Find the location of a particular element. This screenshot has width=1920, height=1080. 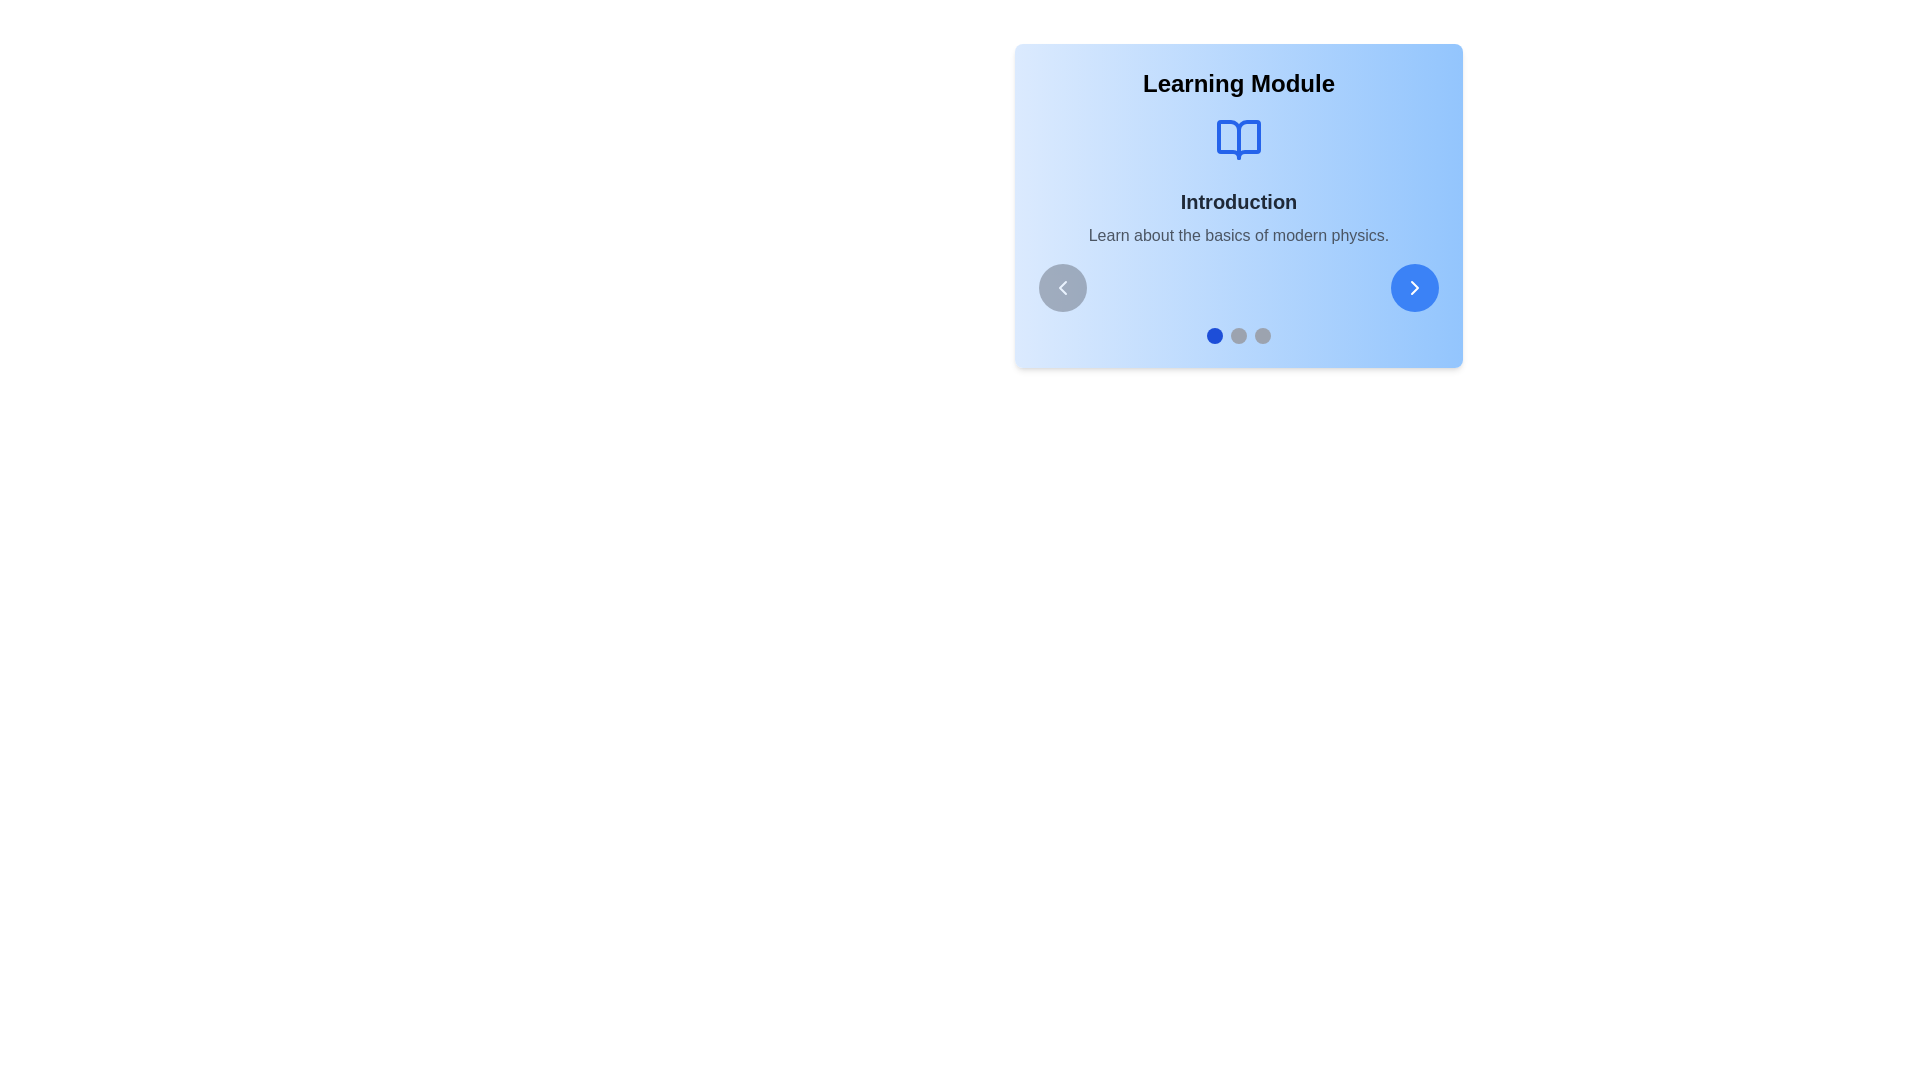

the third Indicator button in the carousel control located at the bottom center of the 'Learning Module' panel is located at coordinates (1261, 334).